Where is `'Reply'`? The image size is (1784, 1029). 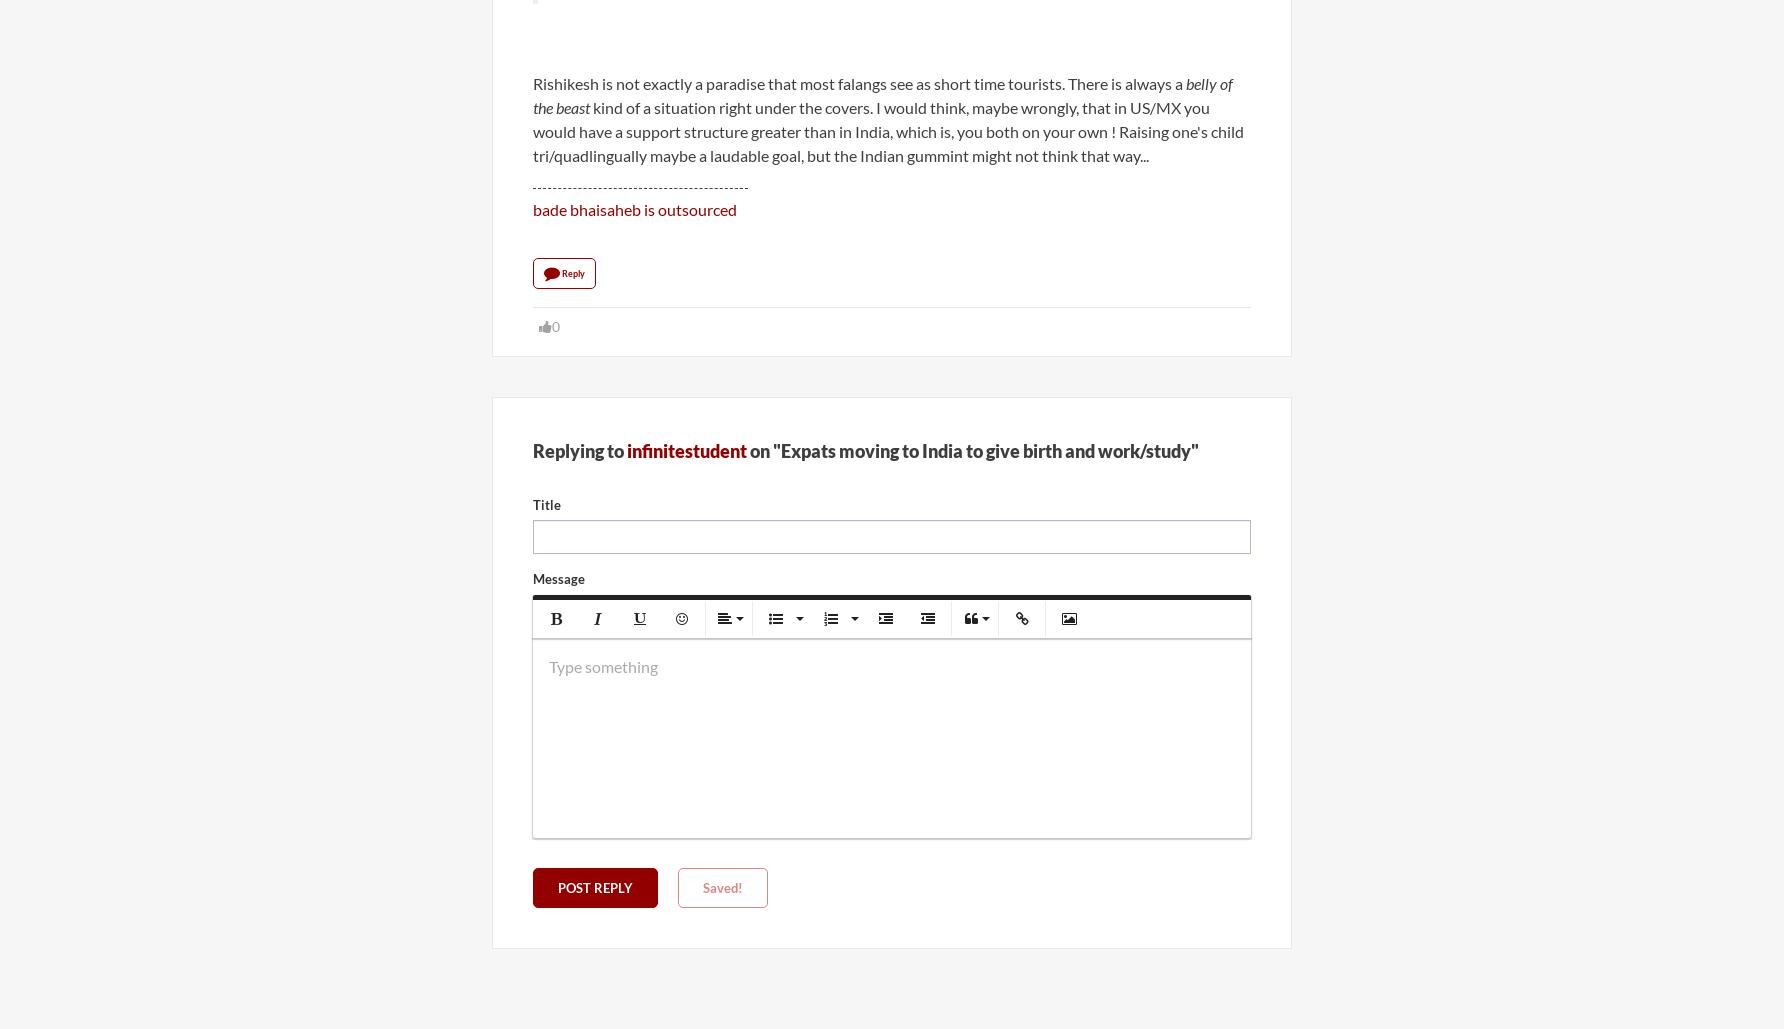 'Reply' is located at coordinates (560, 271).